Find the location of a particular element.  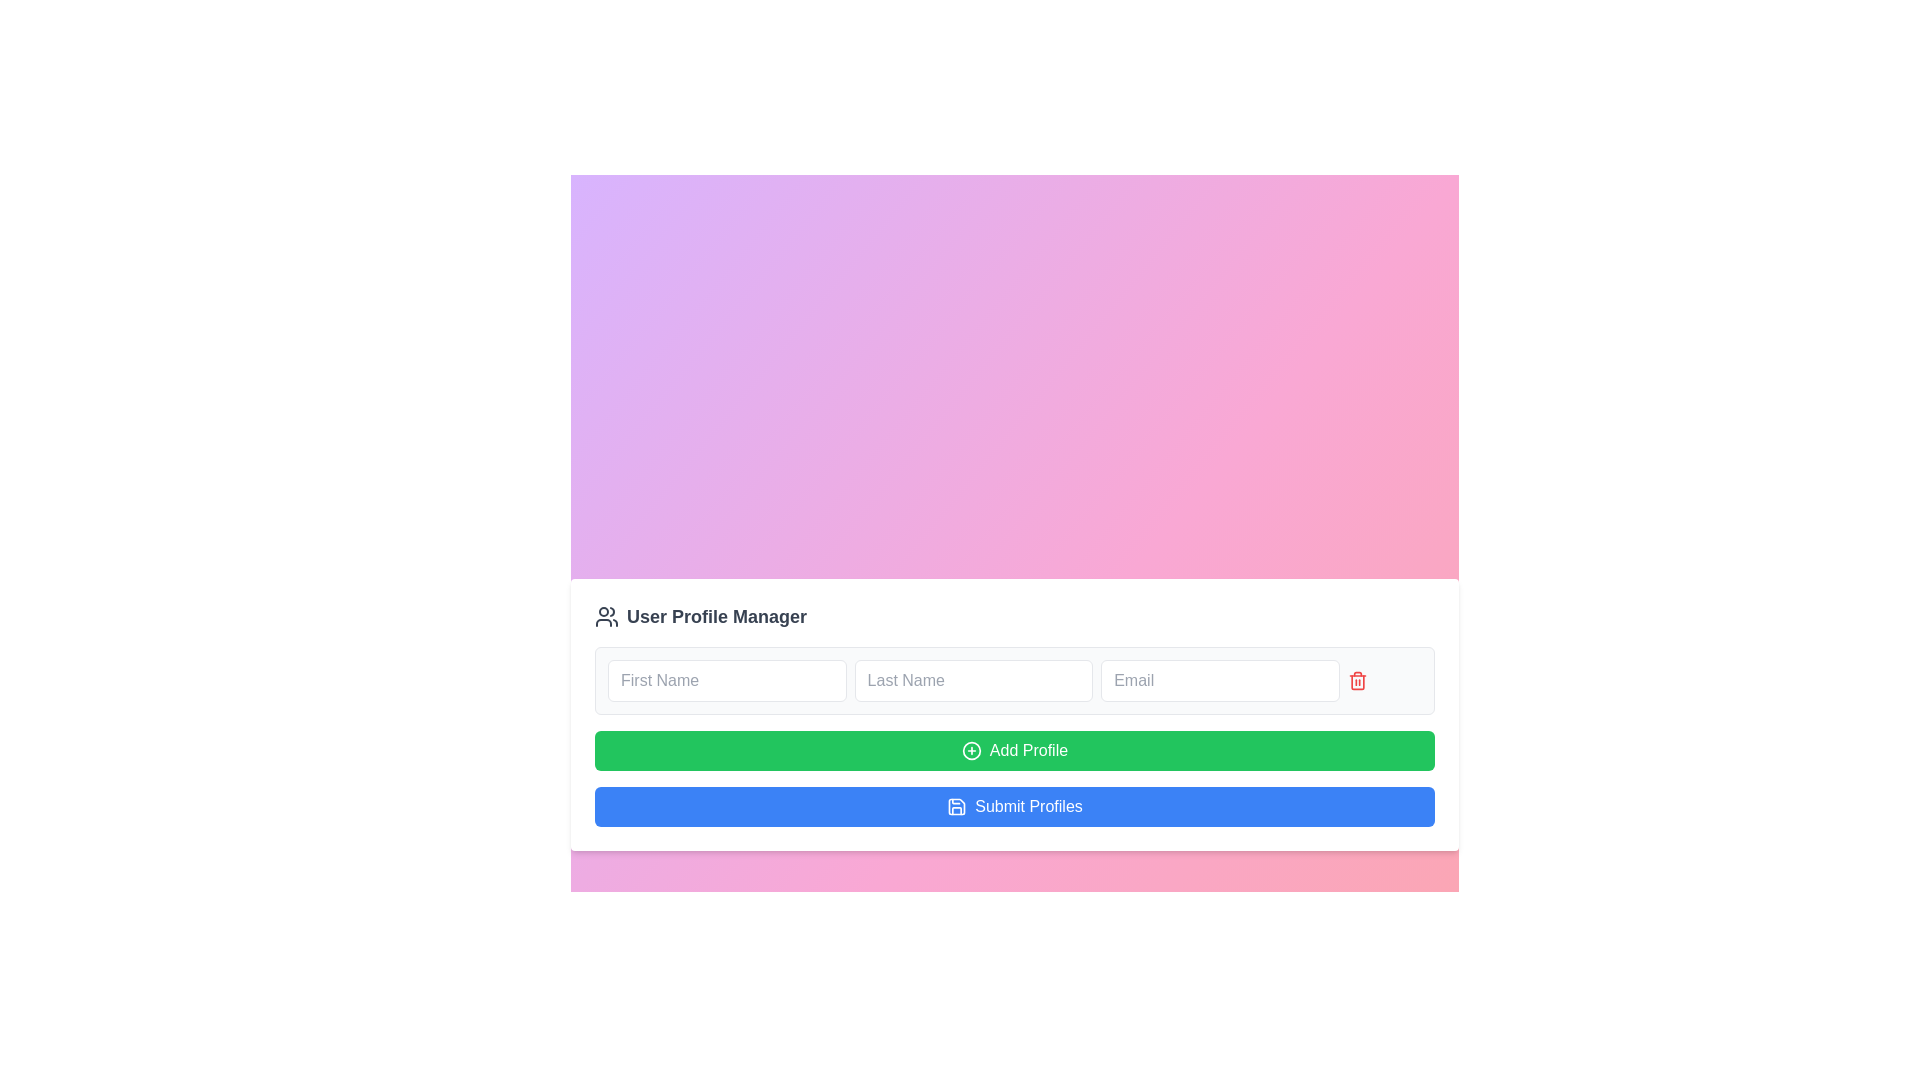

the circular SVG shape within the 'Add Profile' button, which is part of a plus icon, to initiate the action of adding a new profile is located at coordinates (971, 751).